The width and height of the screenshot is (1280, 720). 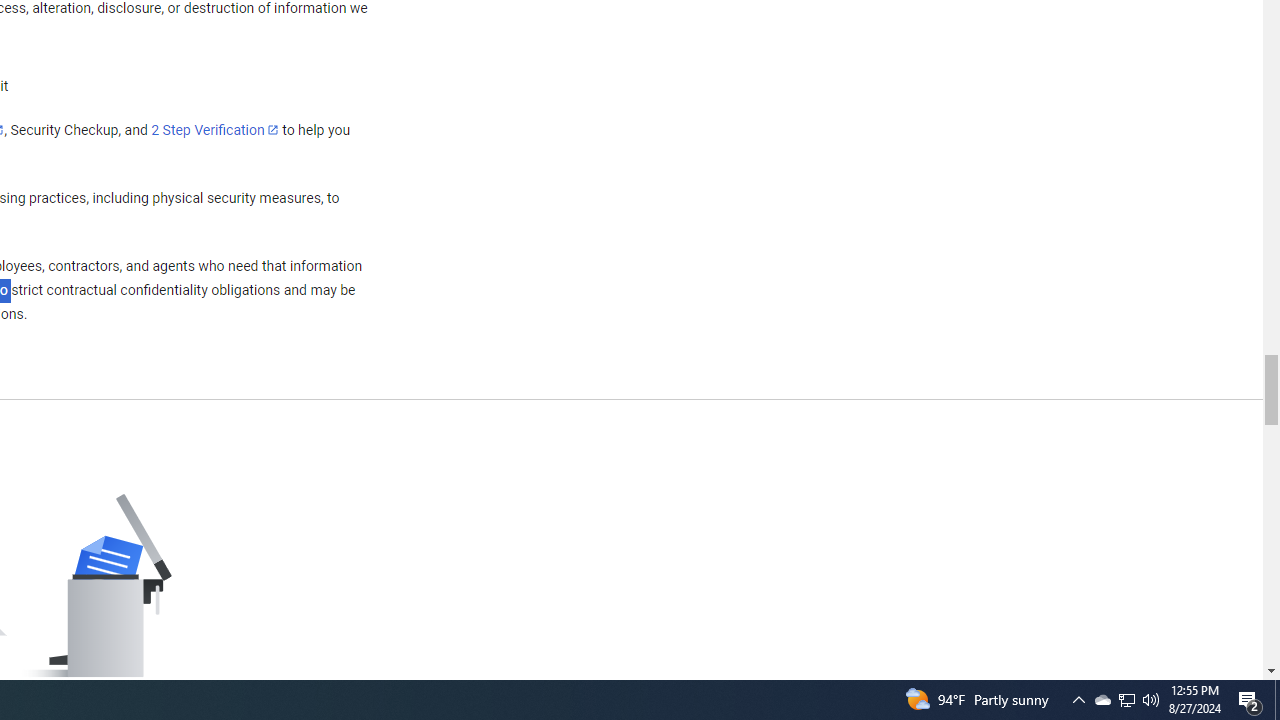 What do you see at coordinates (215, 129) in the screenshot?
I see `'2 Step Verification'` at bounding box center [215, 129].